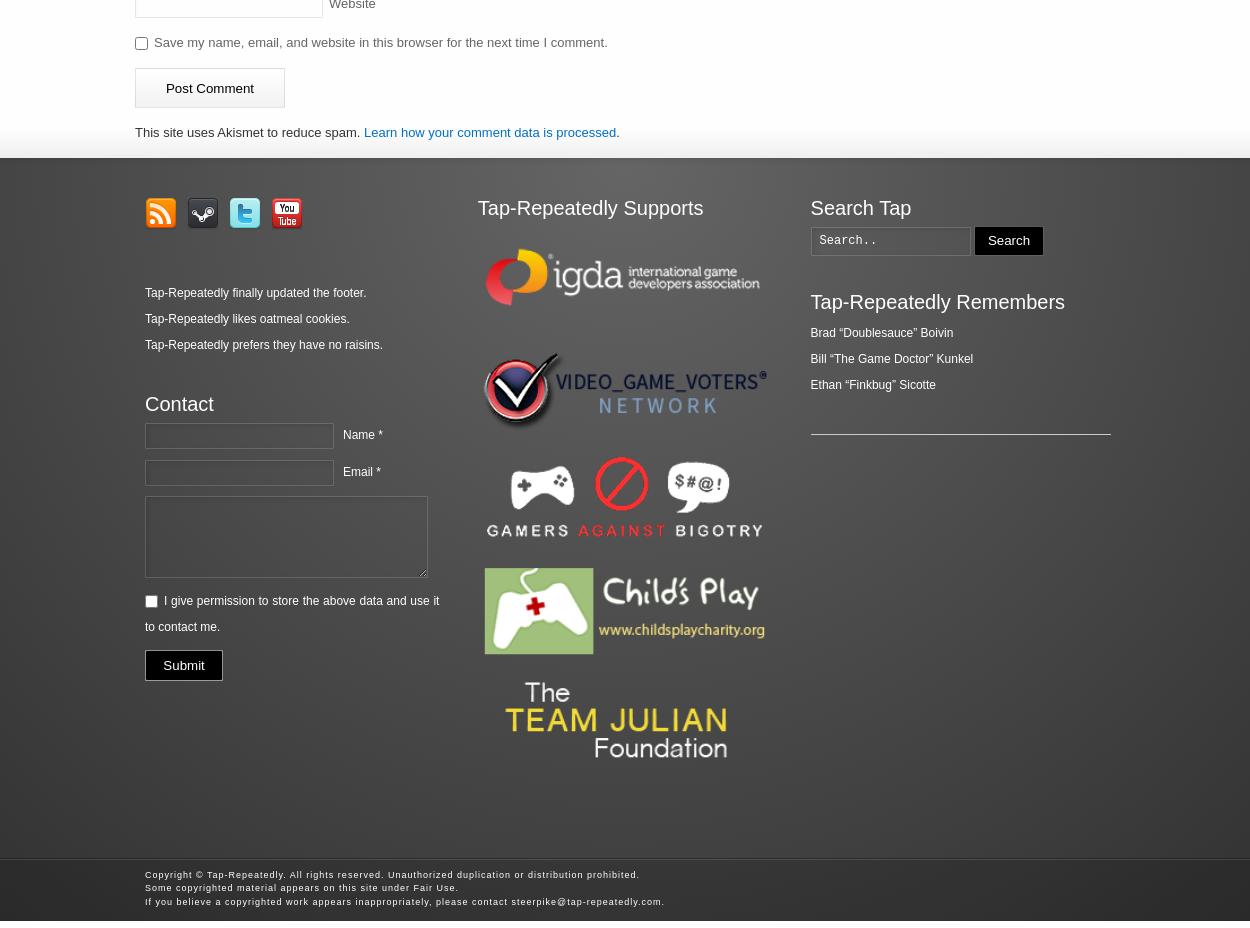 This screenshot has width=1250, height=928. I want to click on 'Learn how your comment data is processed', so click(489, 132).